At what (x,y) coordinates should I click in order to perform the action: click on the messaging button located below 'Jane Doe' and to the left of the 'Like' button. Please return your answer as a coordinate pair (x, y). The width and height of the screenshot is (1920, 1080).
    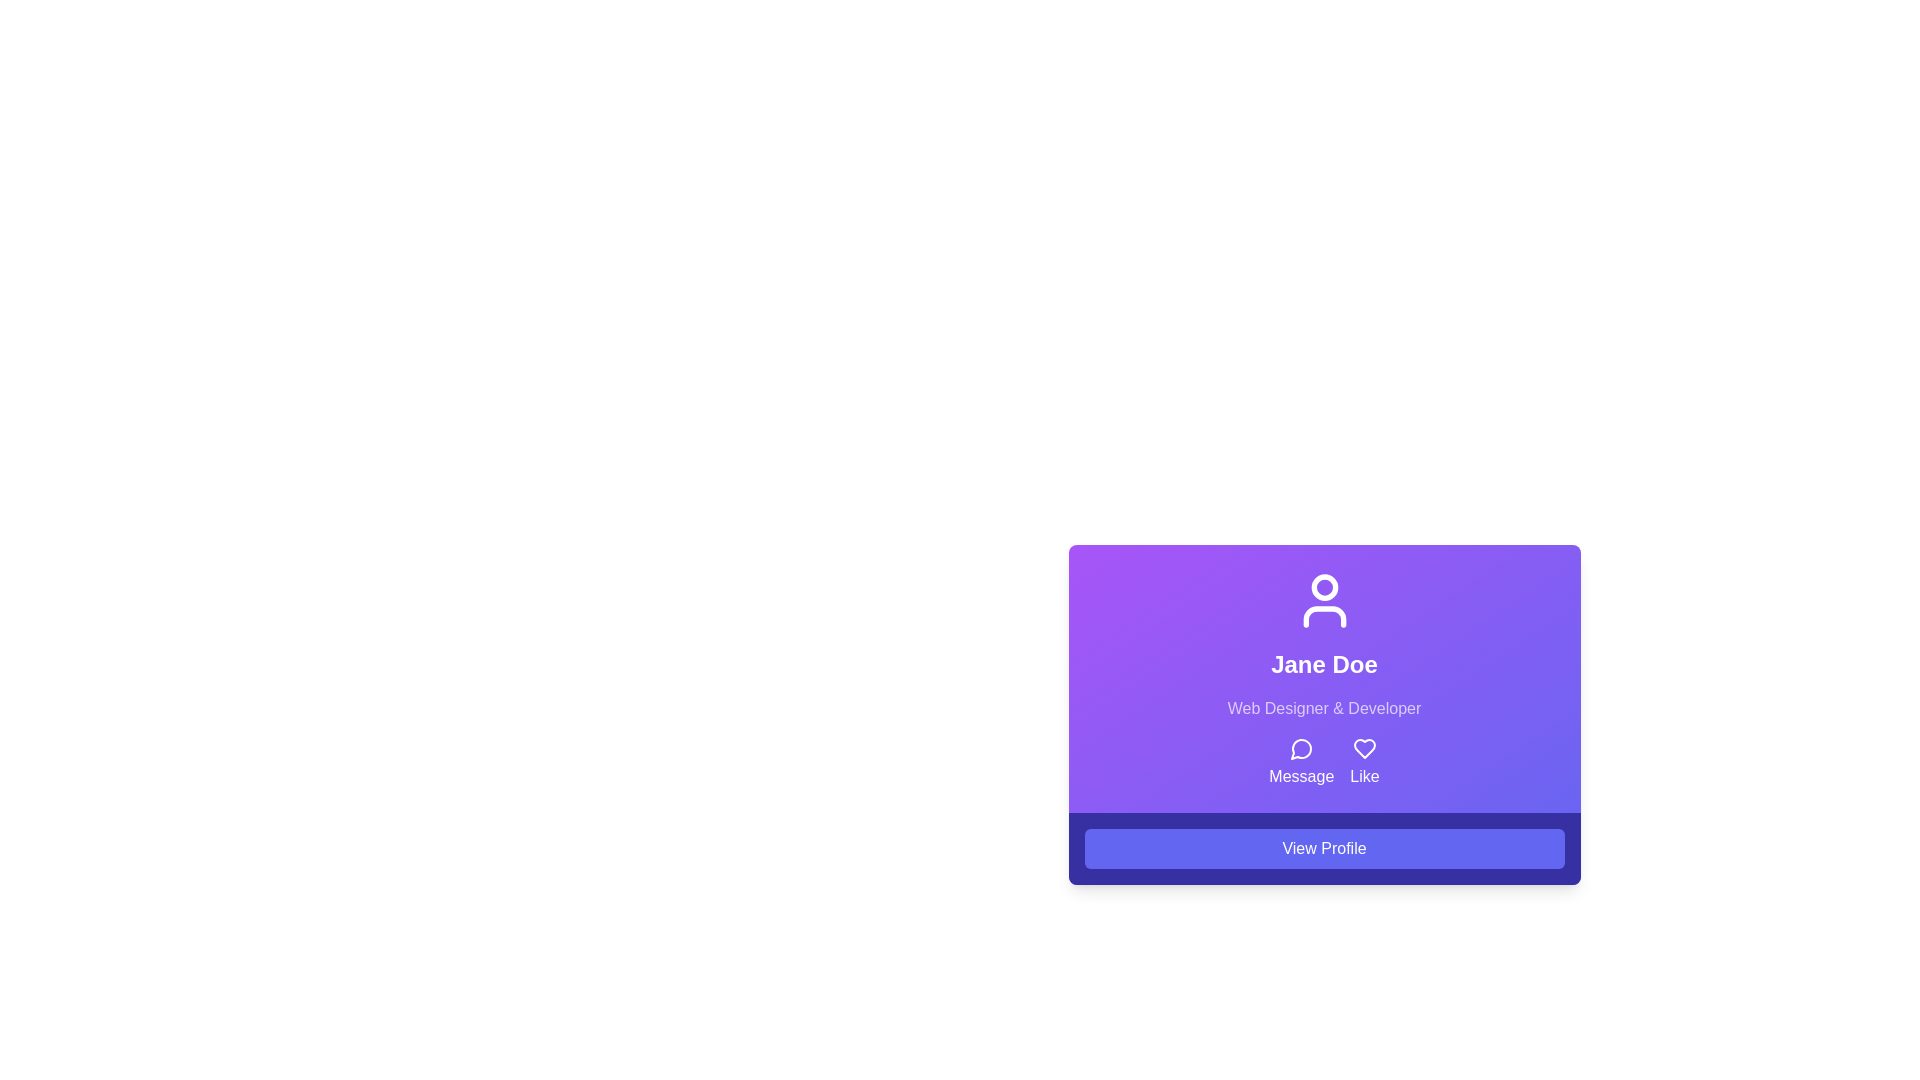
    Looking at the image, I should click on (1301, 763).